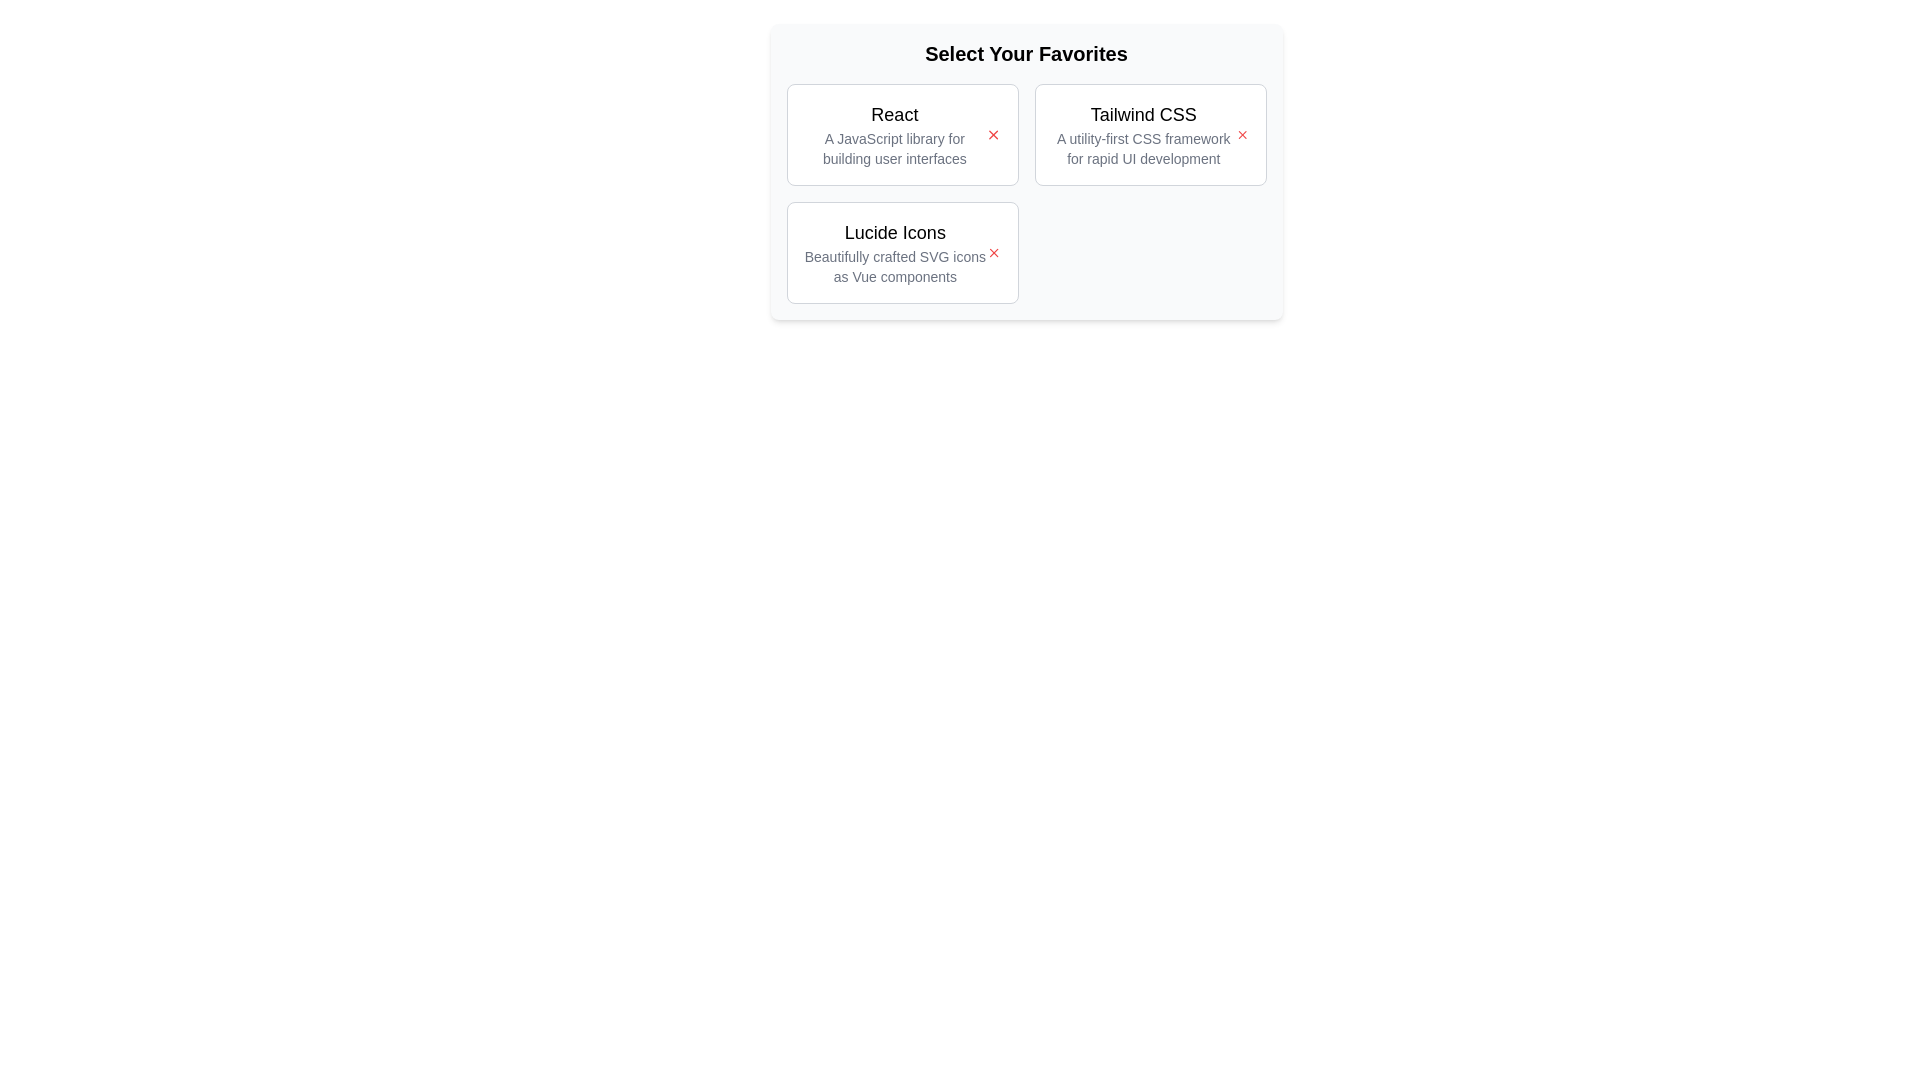 The width and height of the screenshot is (1920, 1080). What do you see at coordinates (993, 135) in the screenshot?
I see `the React icon to toggle its selection` at bounding box center [993, 135].